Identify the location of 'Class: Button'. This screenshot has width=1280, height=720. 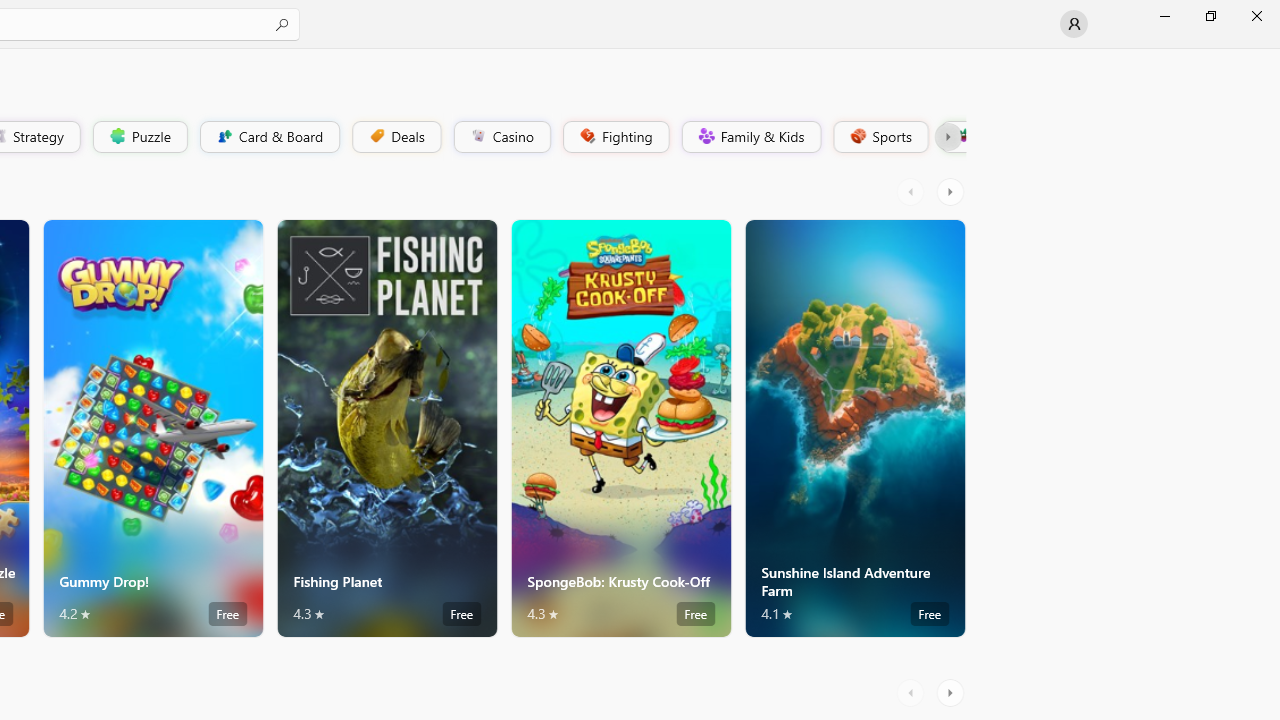
(946, 135).